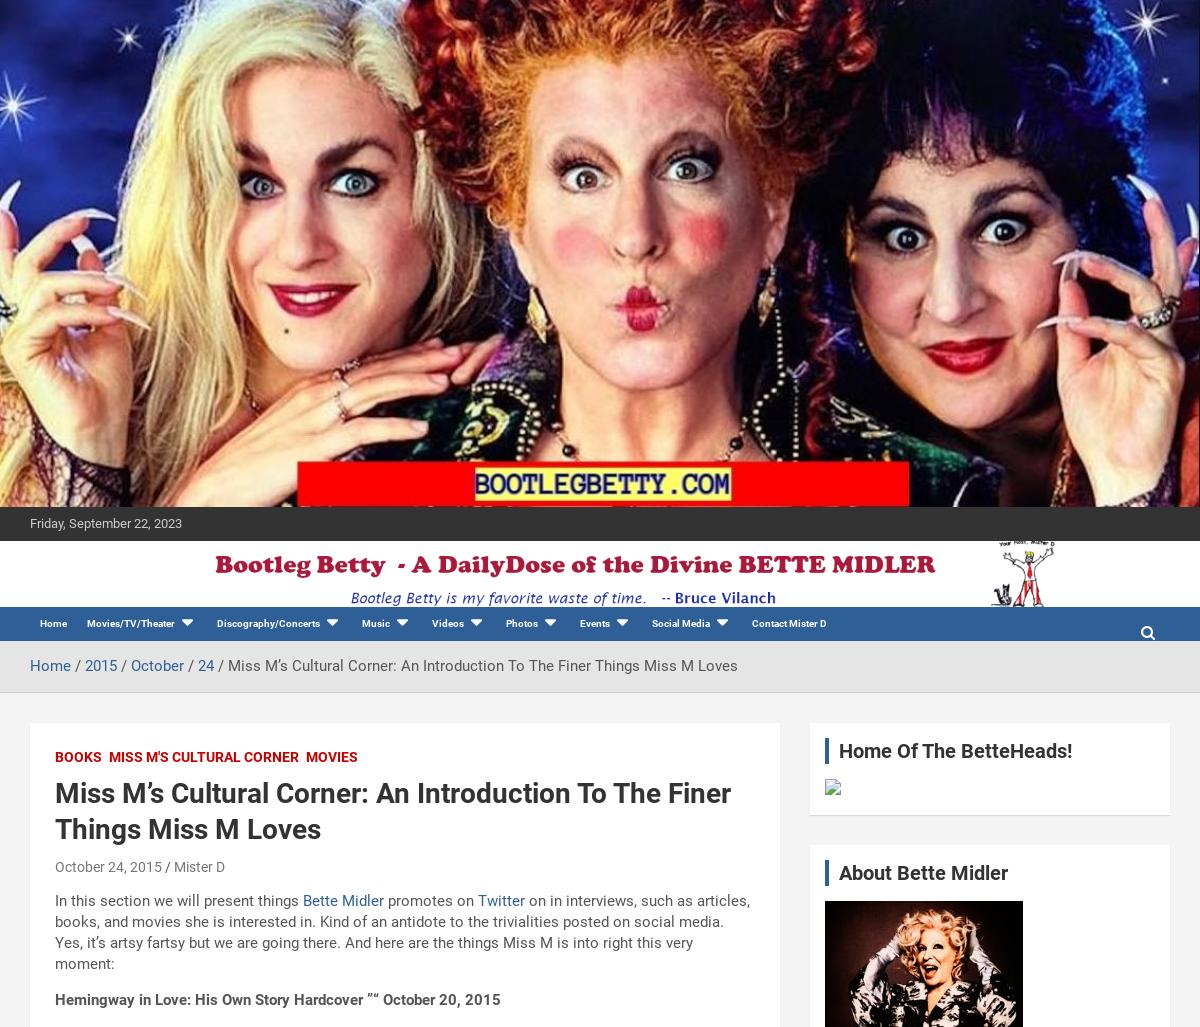 The image size is (1200, 1027). I want to click on 'In this section we will present things', so click(178, 899).